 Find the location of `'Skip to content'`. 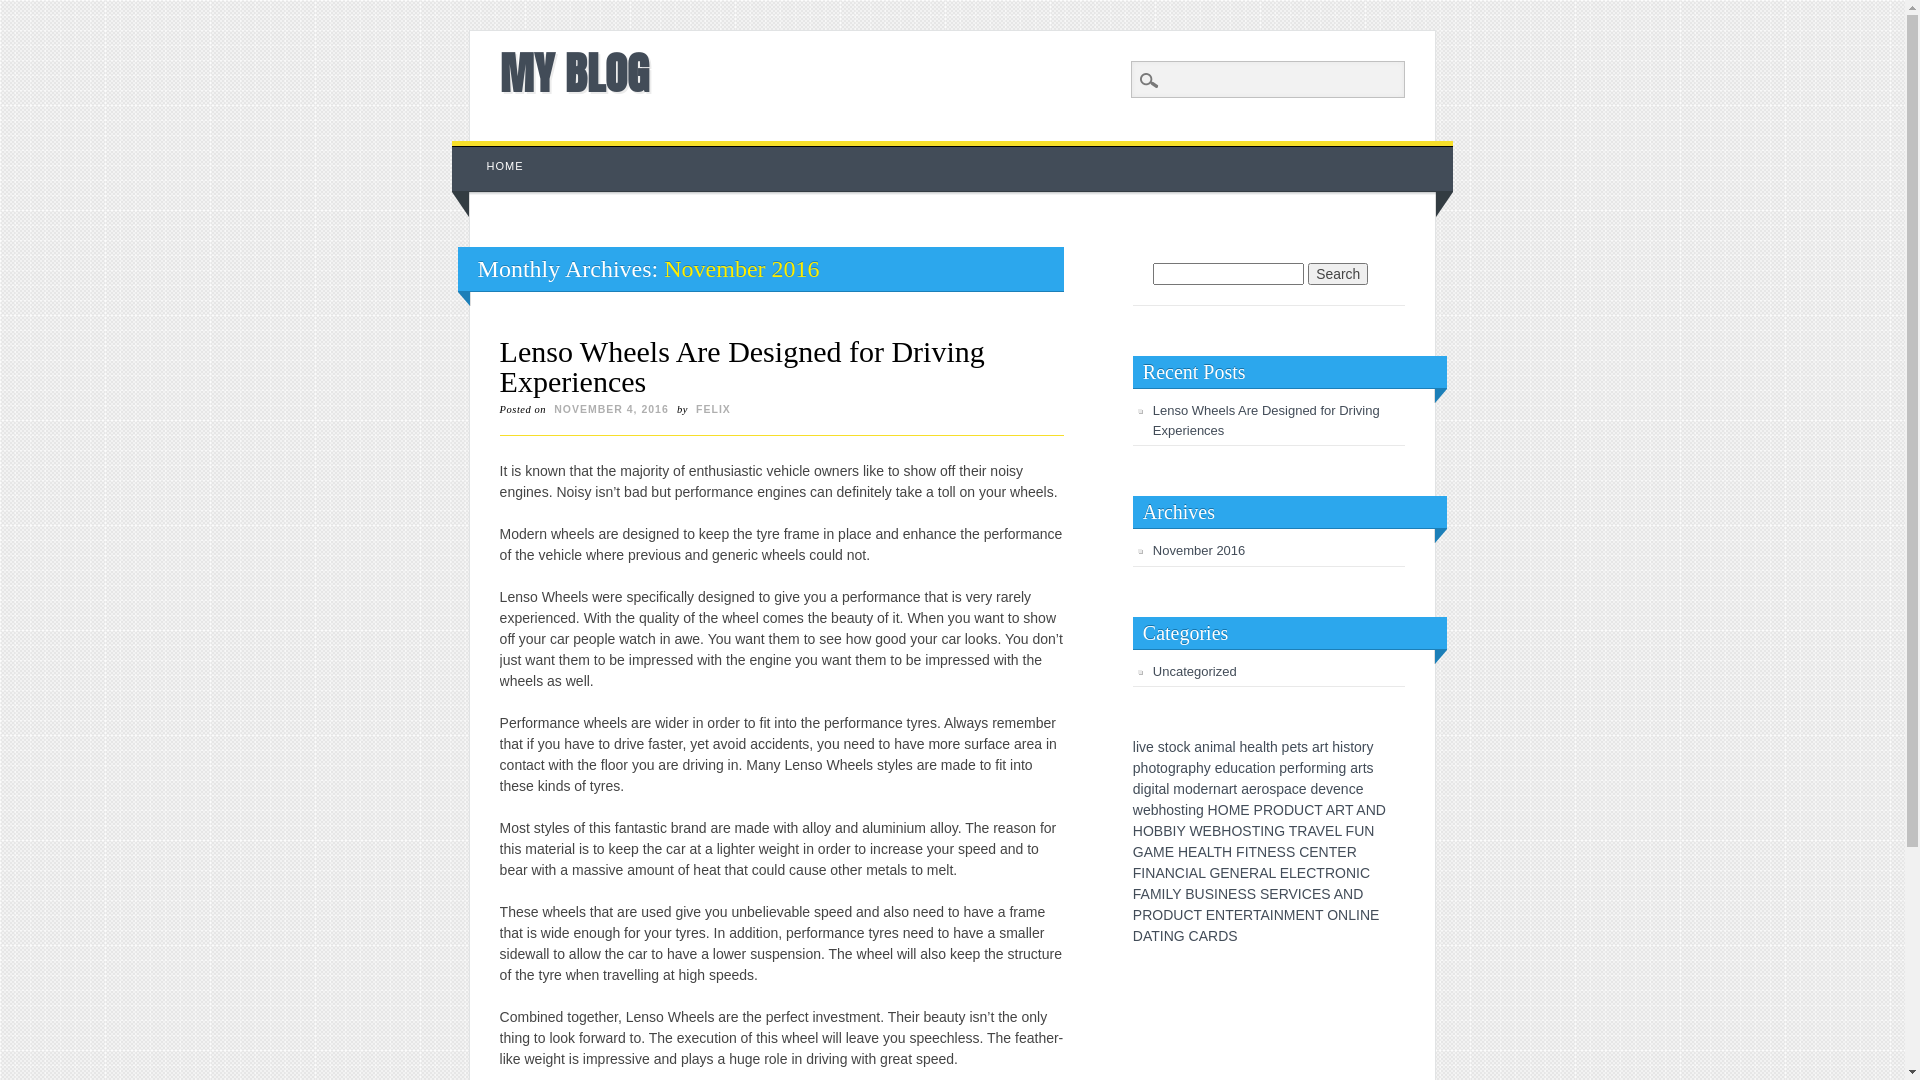

'Skip to content' is located at coordinates (498, 149).